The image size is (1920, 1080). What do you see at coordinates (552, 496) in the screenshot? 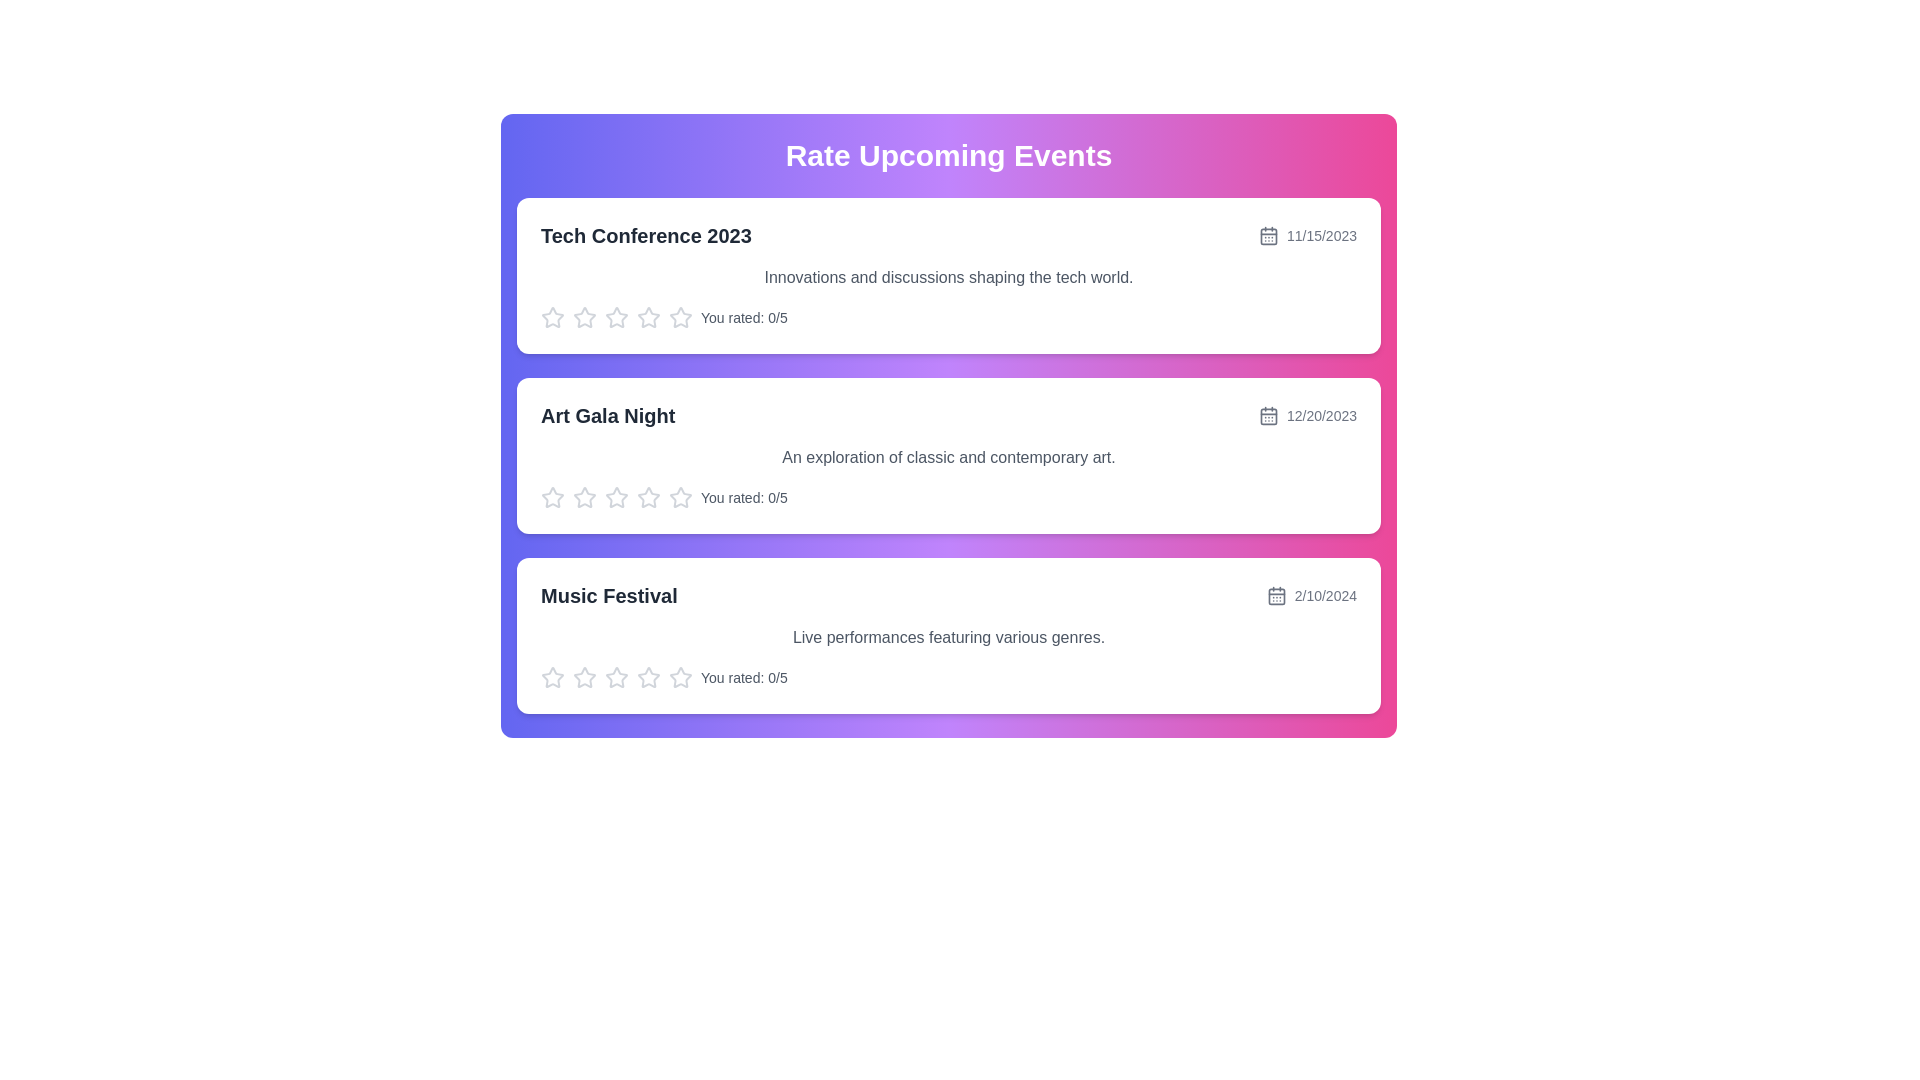
I see `the outlined star icon in the 'Art Gala Night' section` at bounding box center [552, 496].